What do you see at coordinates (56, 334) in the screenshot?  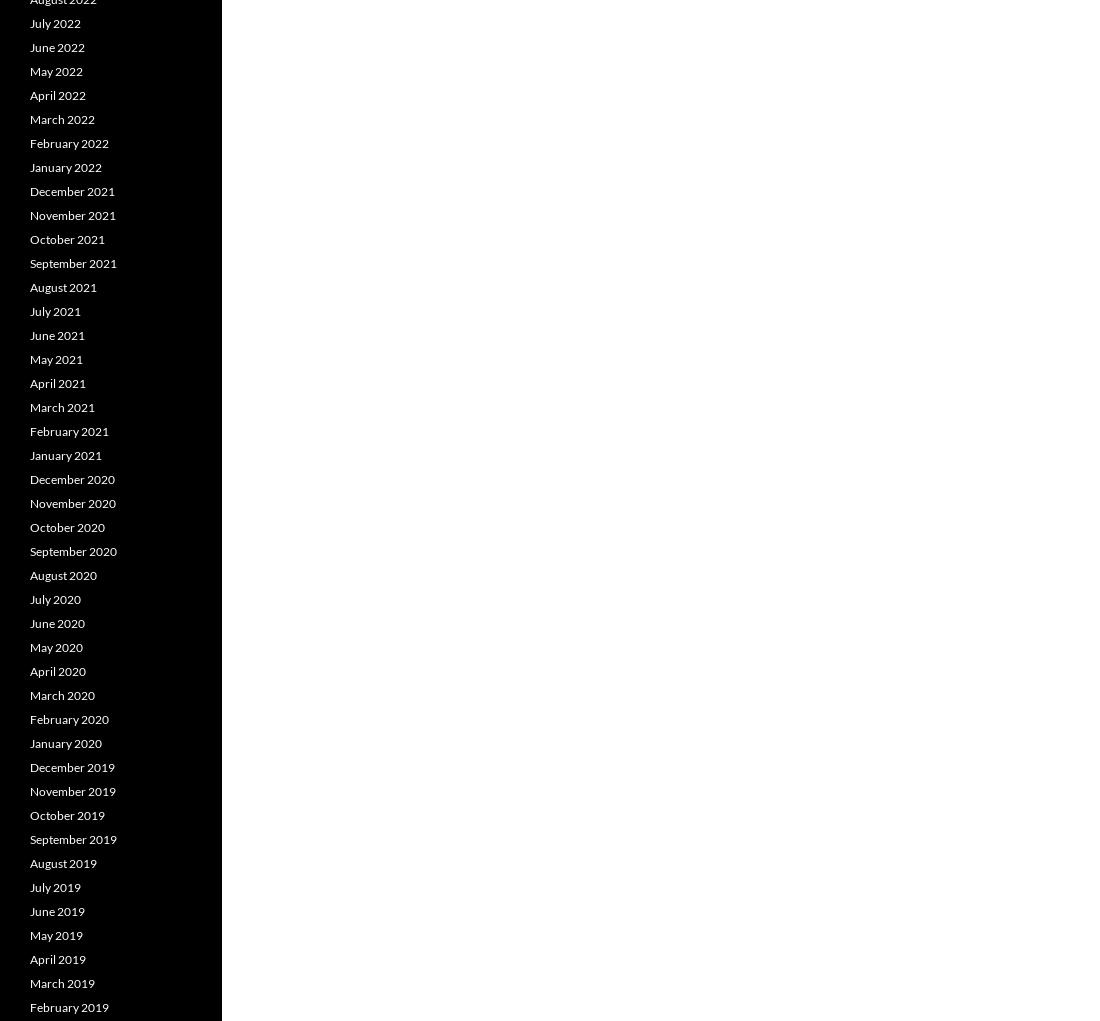 I see `'June 2021'` at bounding box center [56, 334].